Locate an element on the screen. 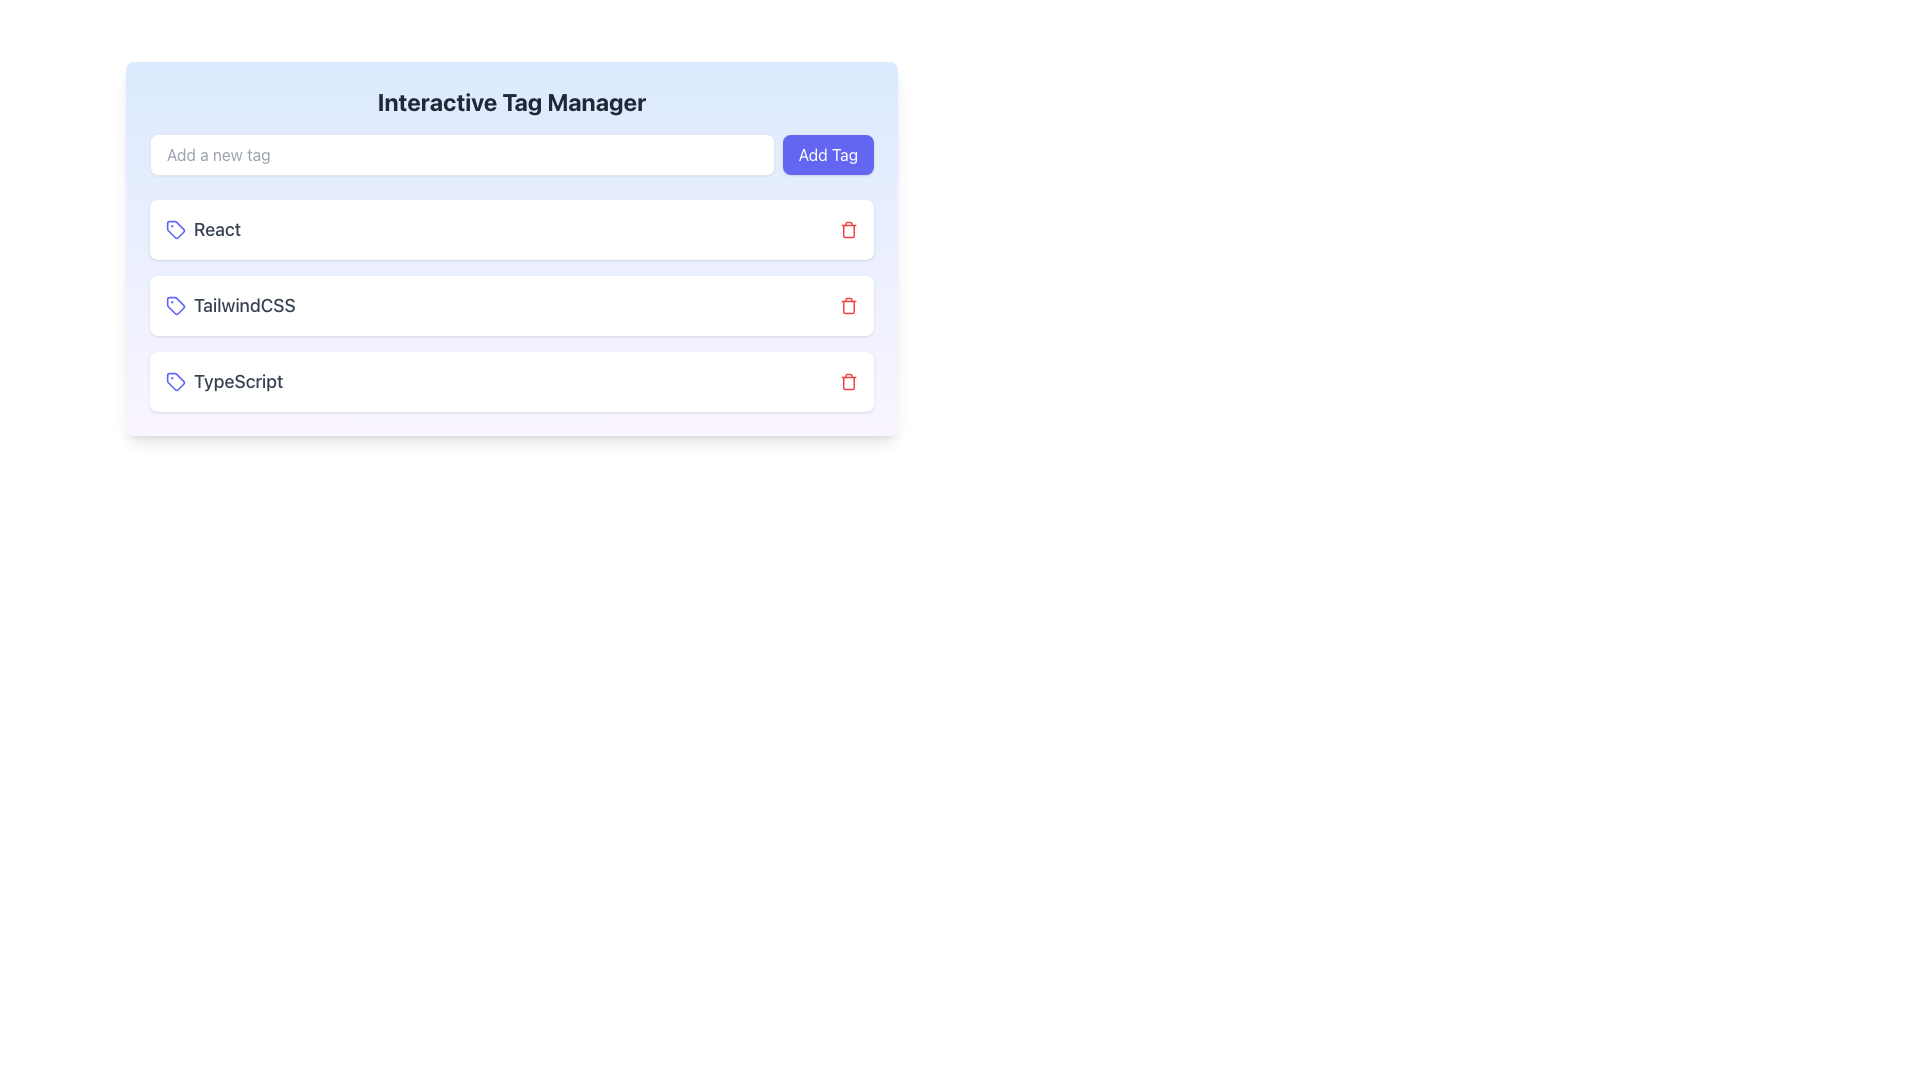 This screenshot has width=1920, height=1080. the 'React' tag icon located in the first row of the tags list under the 'Interactive Tag Manager' header is located at coordinates (176, 229).